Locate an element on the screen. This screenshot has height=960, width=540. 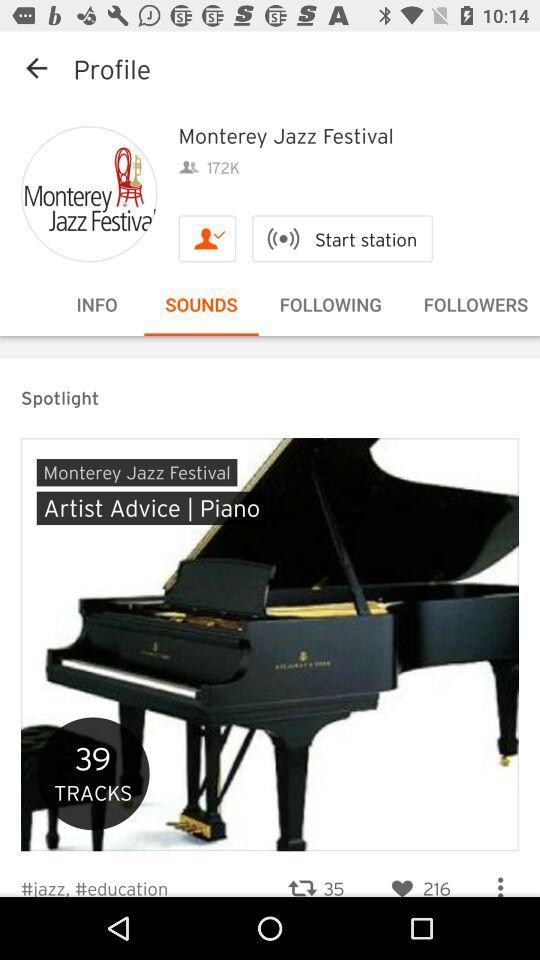
the number 35 along with the button at the bottom of the page is located at coordinates (315, 875).